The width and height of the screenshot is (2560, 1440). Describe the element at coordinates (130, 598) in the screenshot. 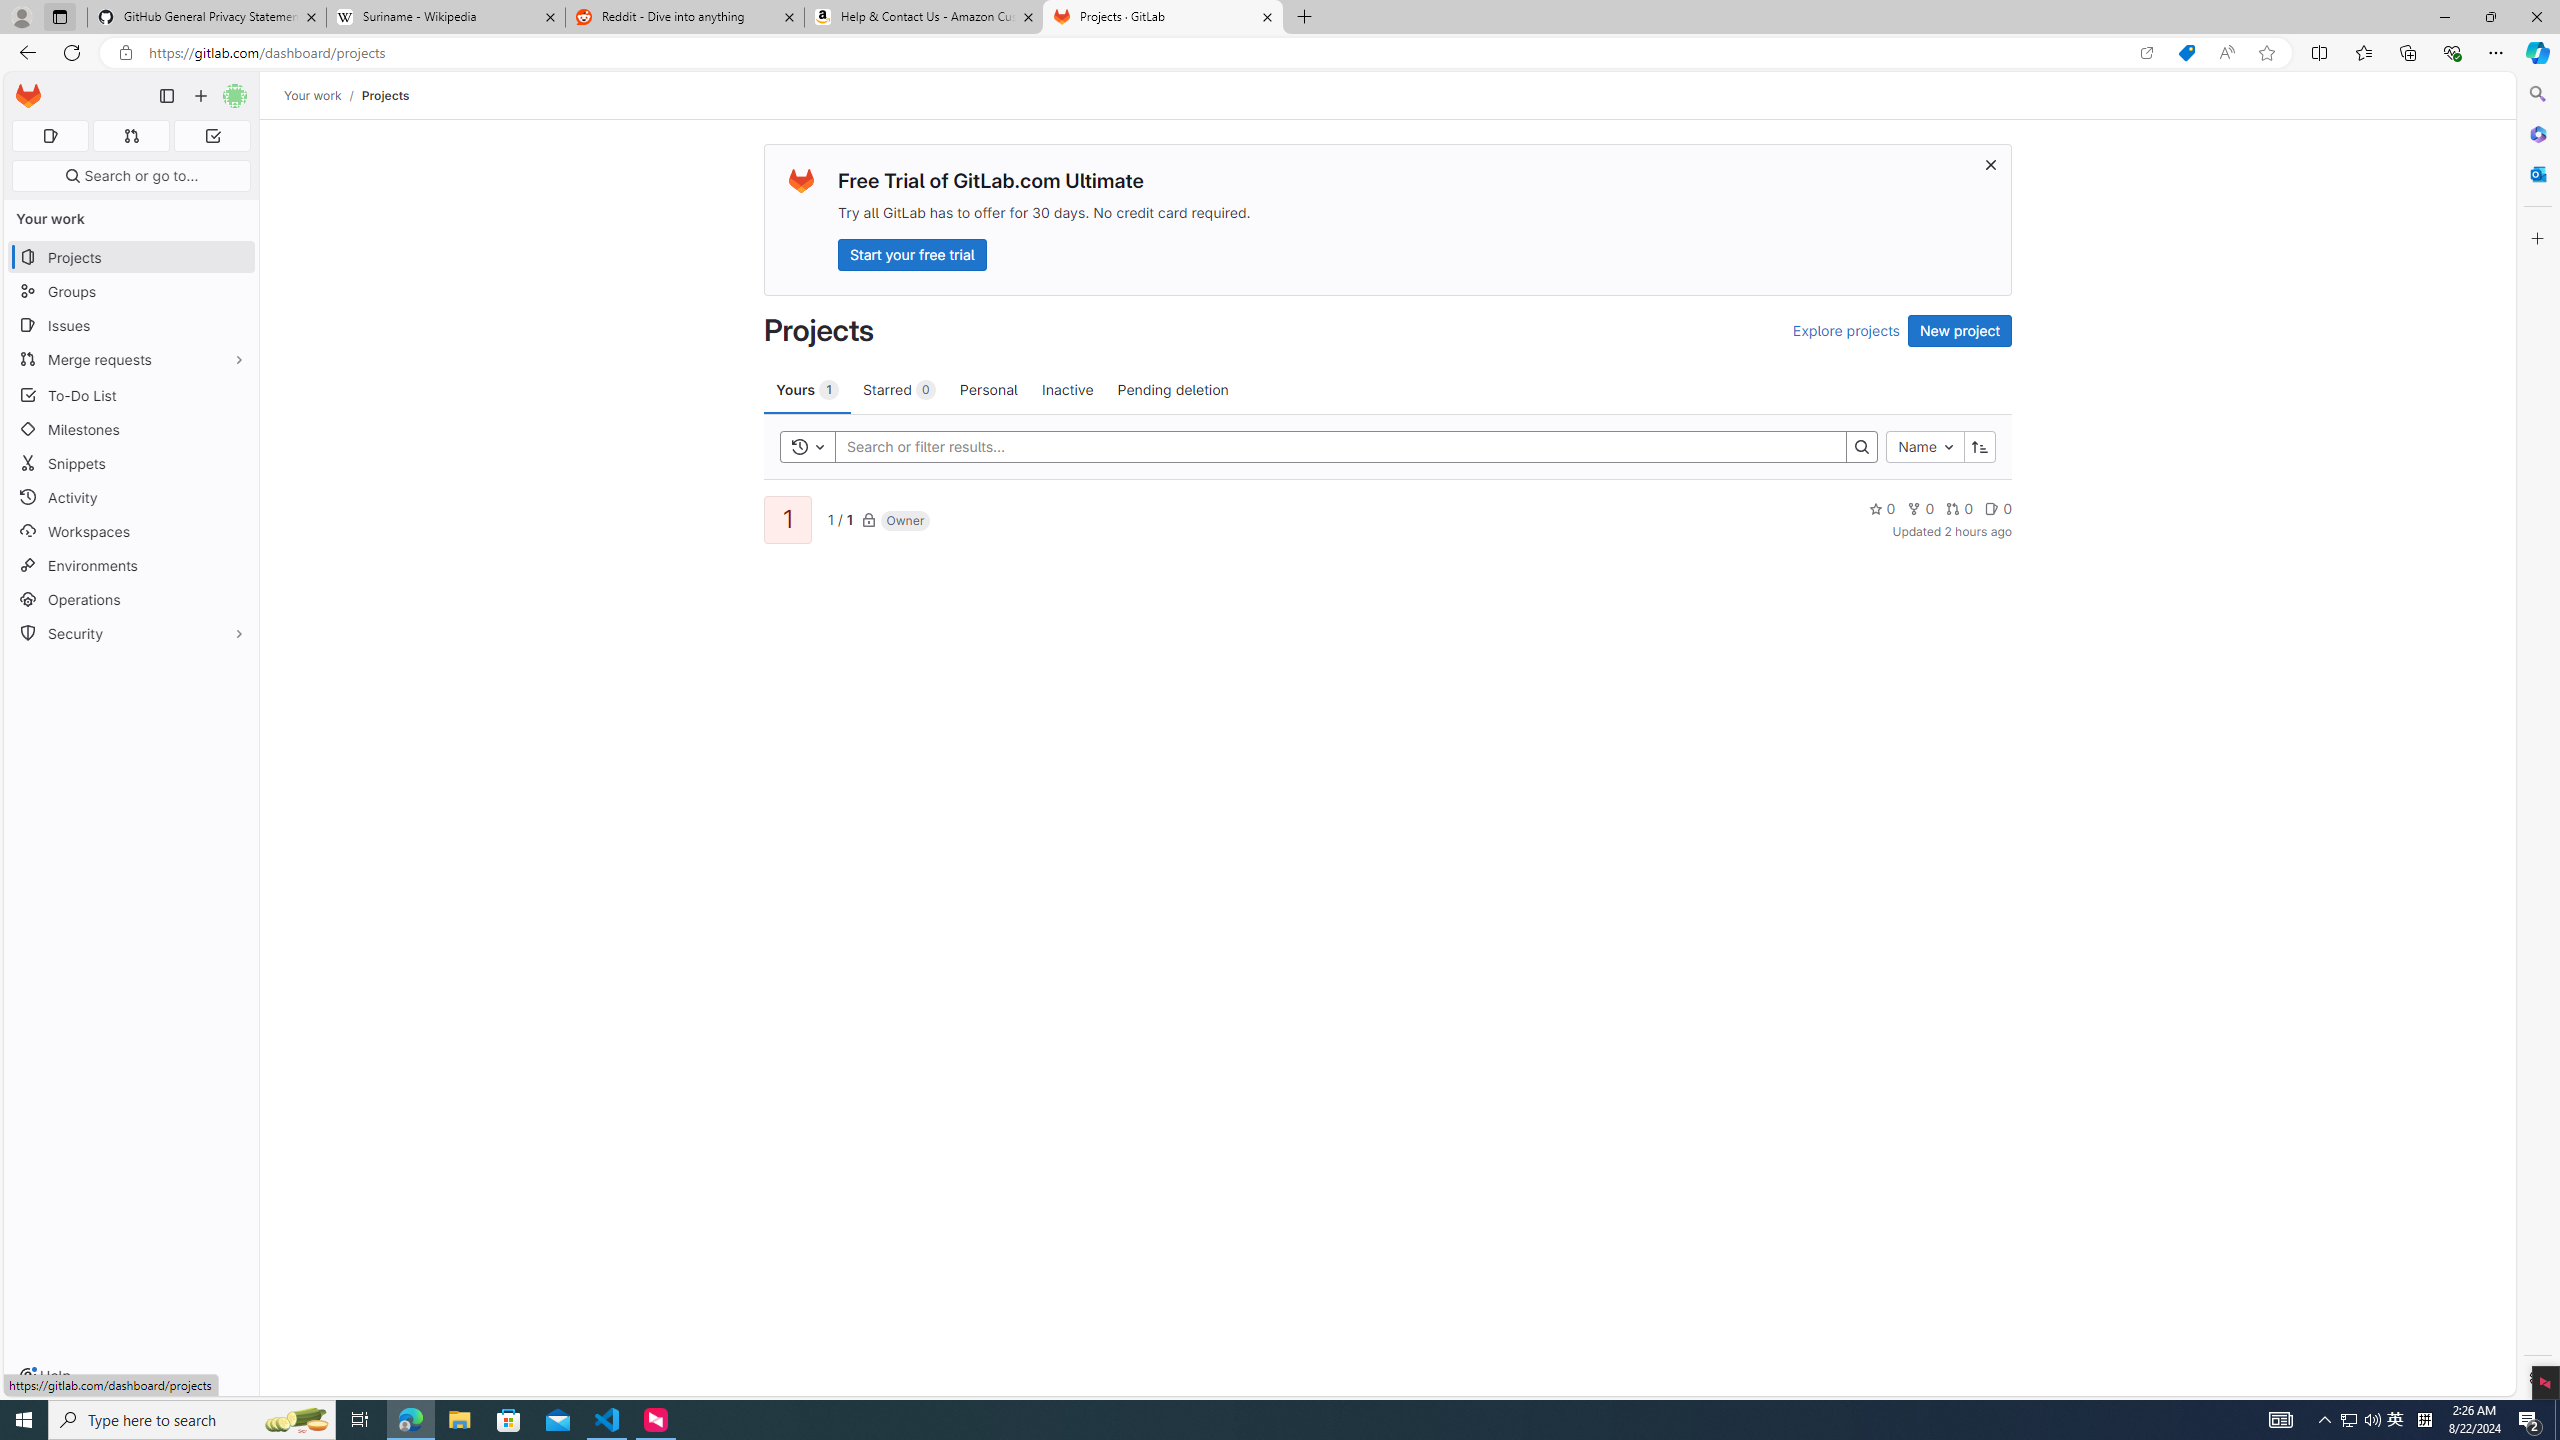

I see `'Operations'` at that location.